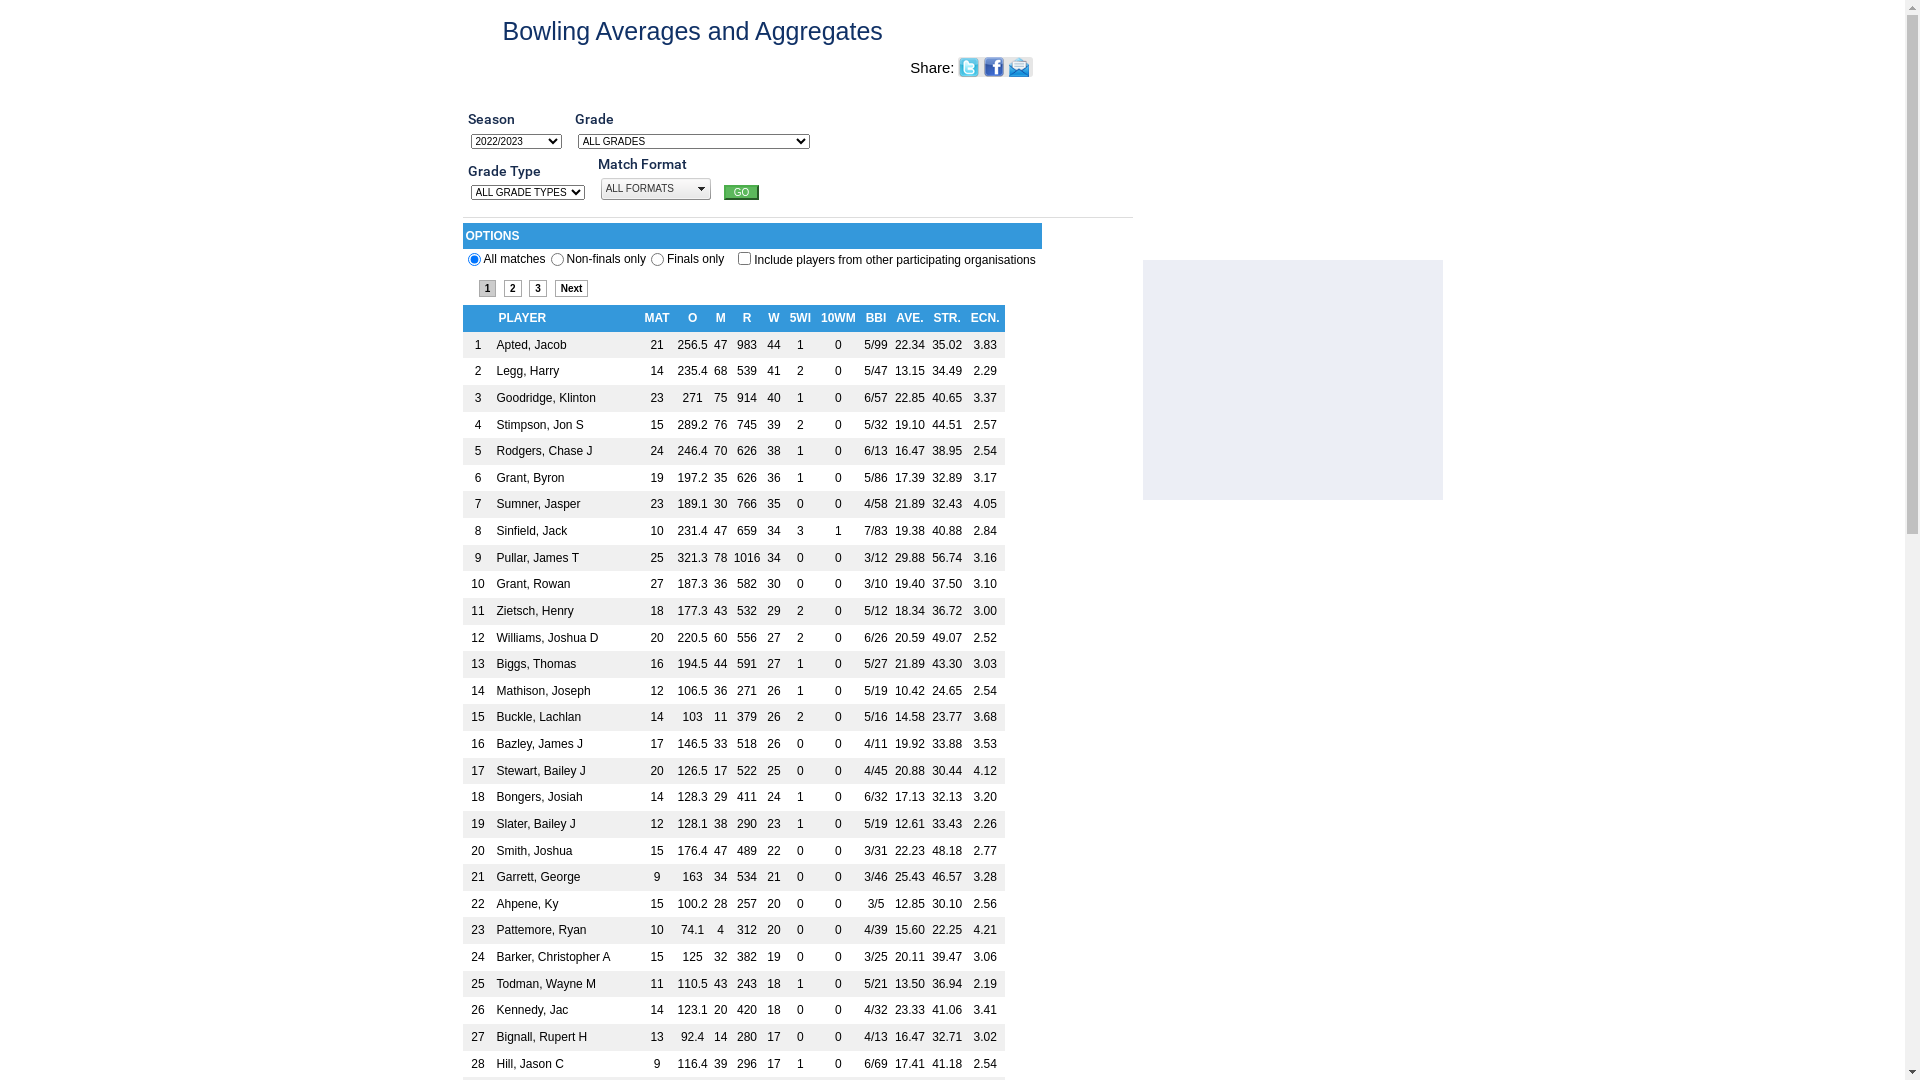 Image resolution: width=1920 pixels, height=1080 pixels. I want to click on '2', so click(513, 288).